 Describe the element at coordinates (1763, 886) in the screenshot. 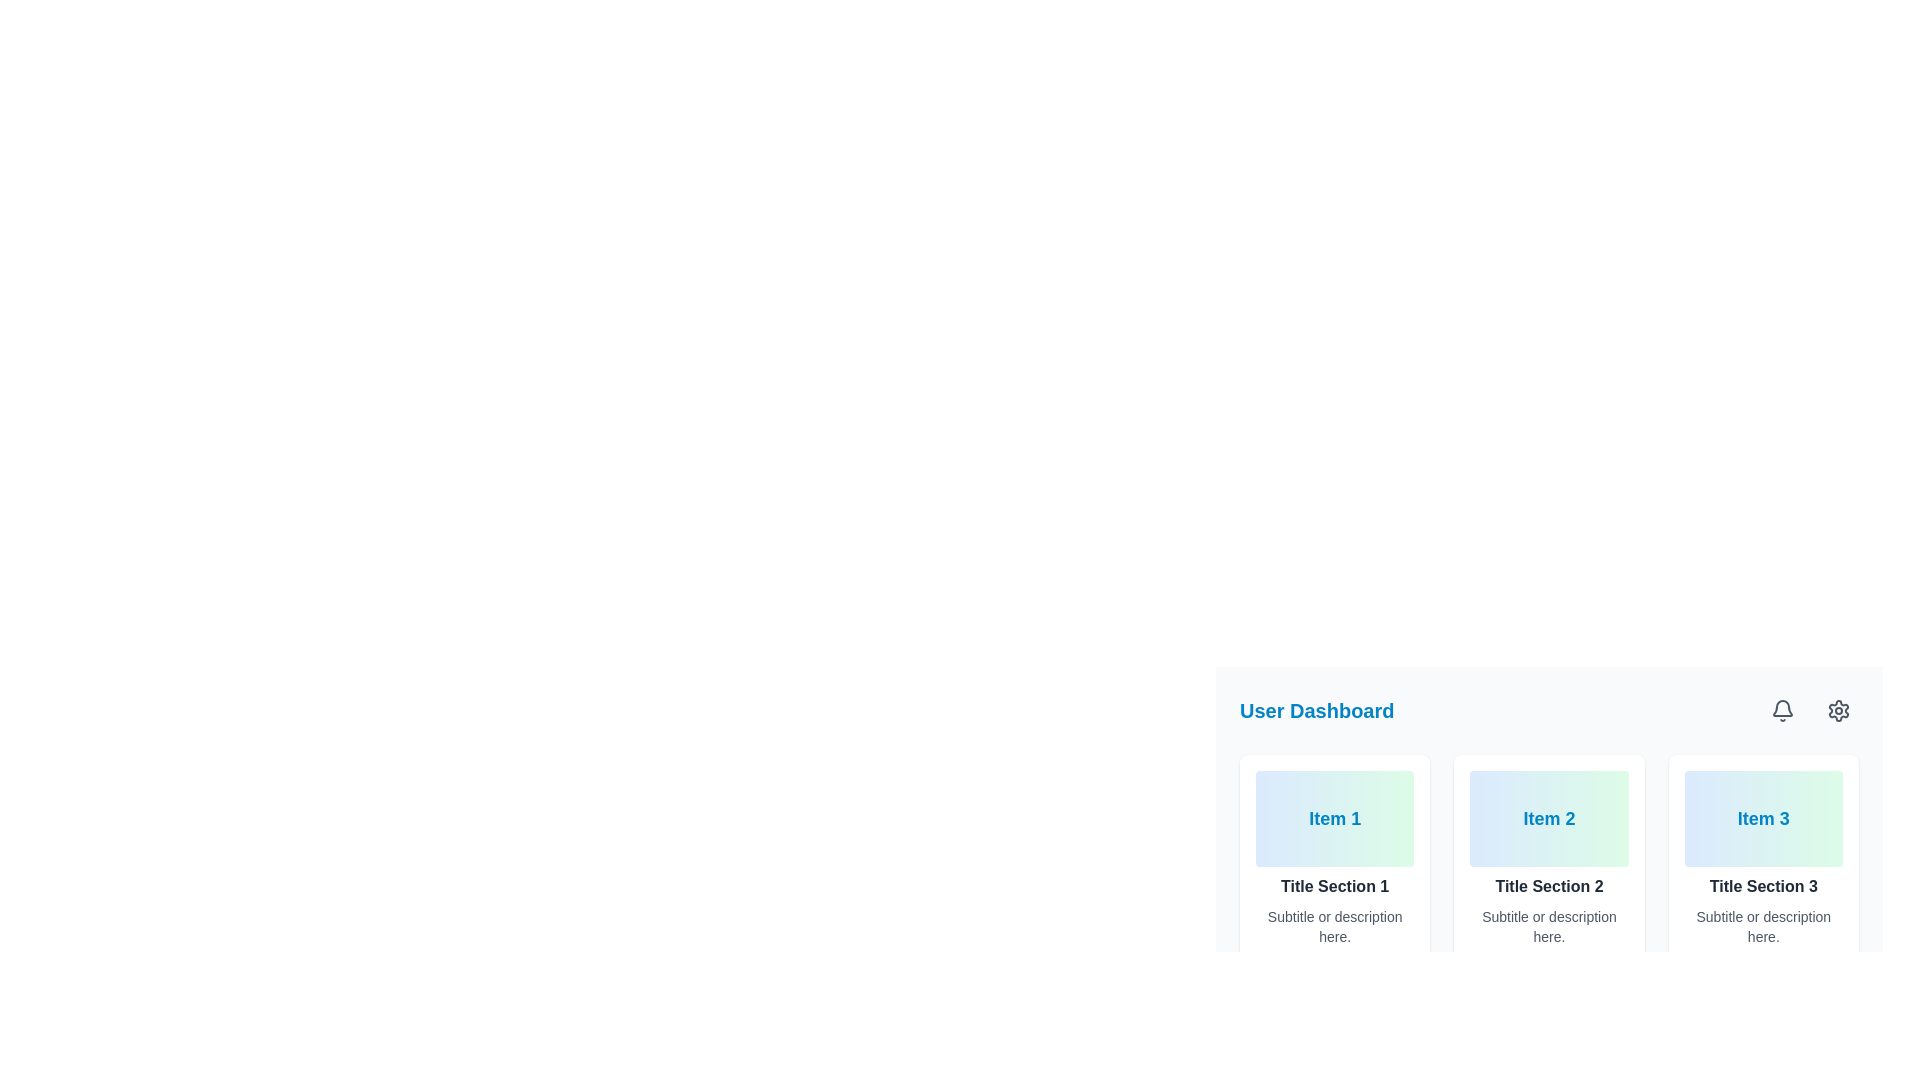

I see `the text label displaying 'Title Section 3' in dark gray bold font, located below the heading 'Item 3' within the rightmost card of a grid layout` at that location.